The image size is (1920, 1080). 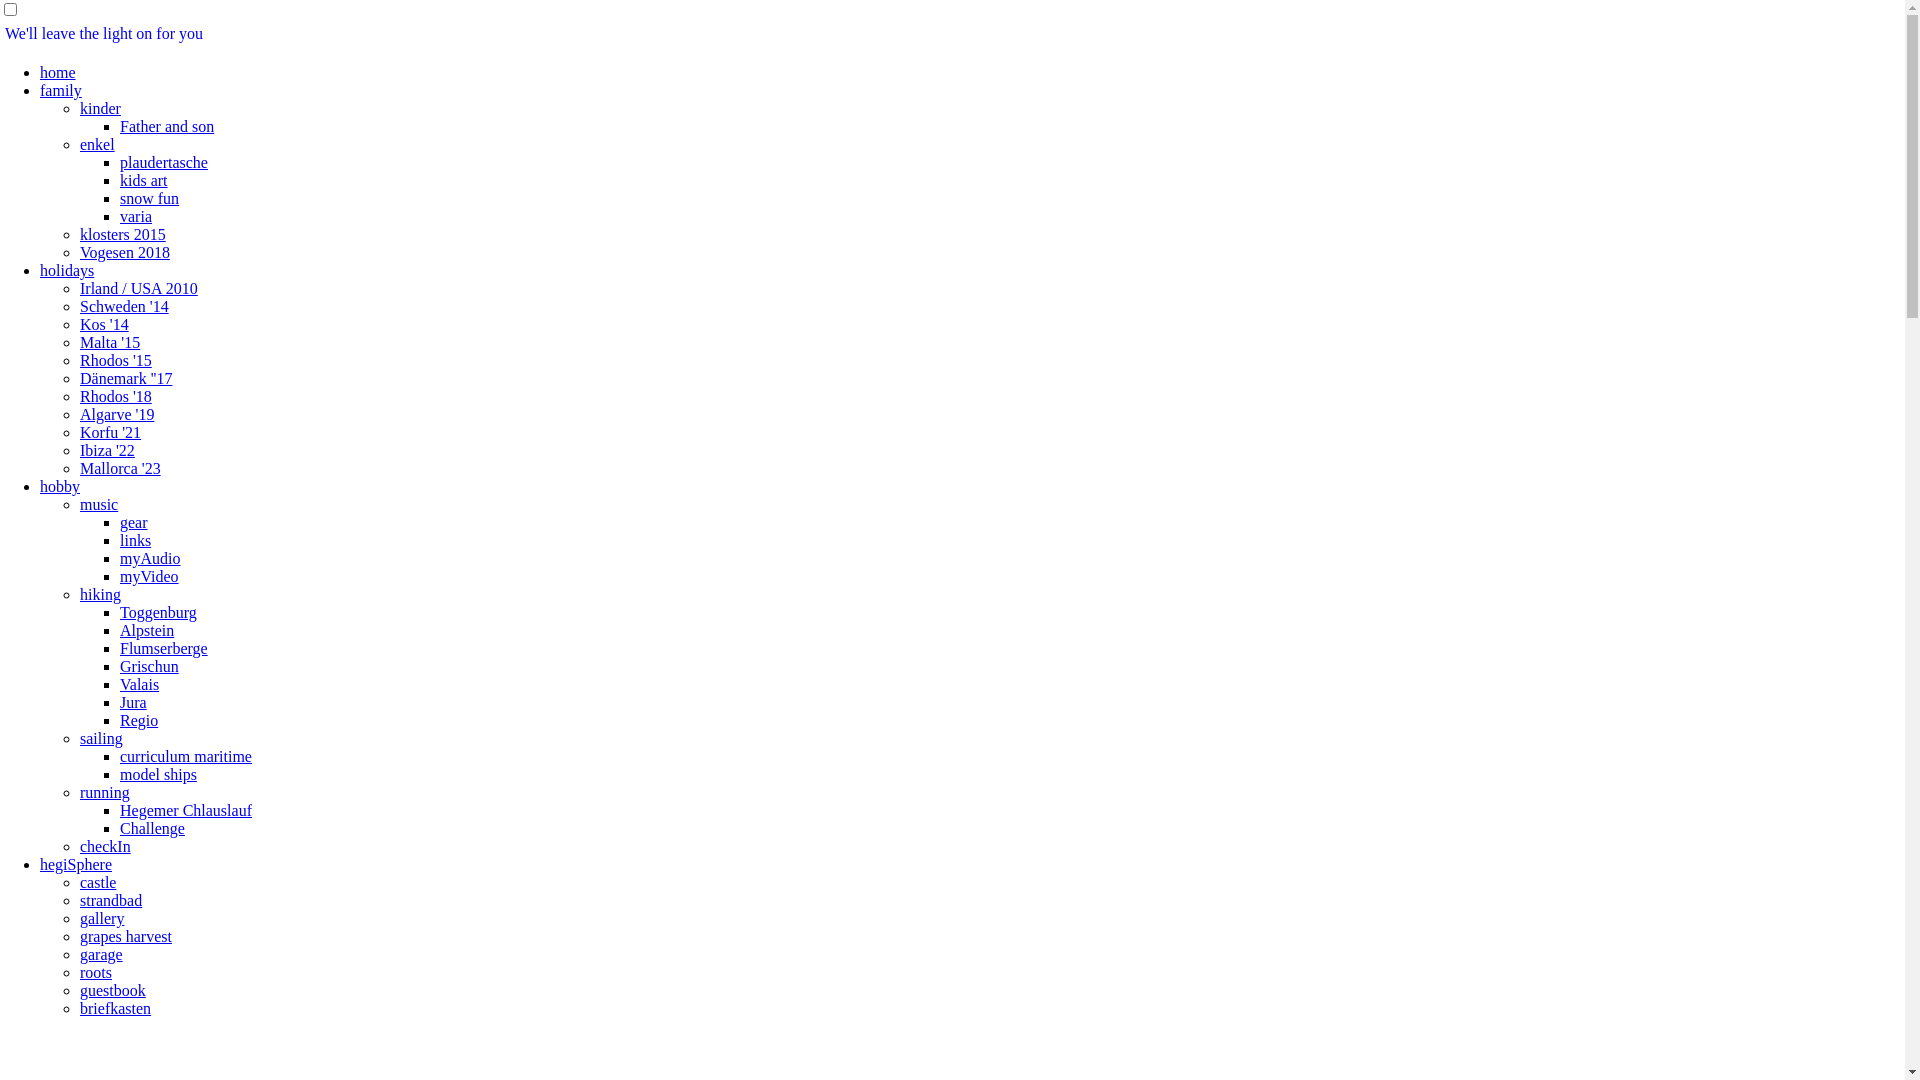 I want to click on 'Challenge', so click(x=119, y=828).